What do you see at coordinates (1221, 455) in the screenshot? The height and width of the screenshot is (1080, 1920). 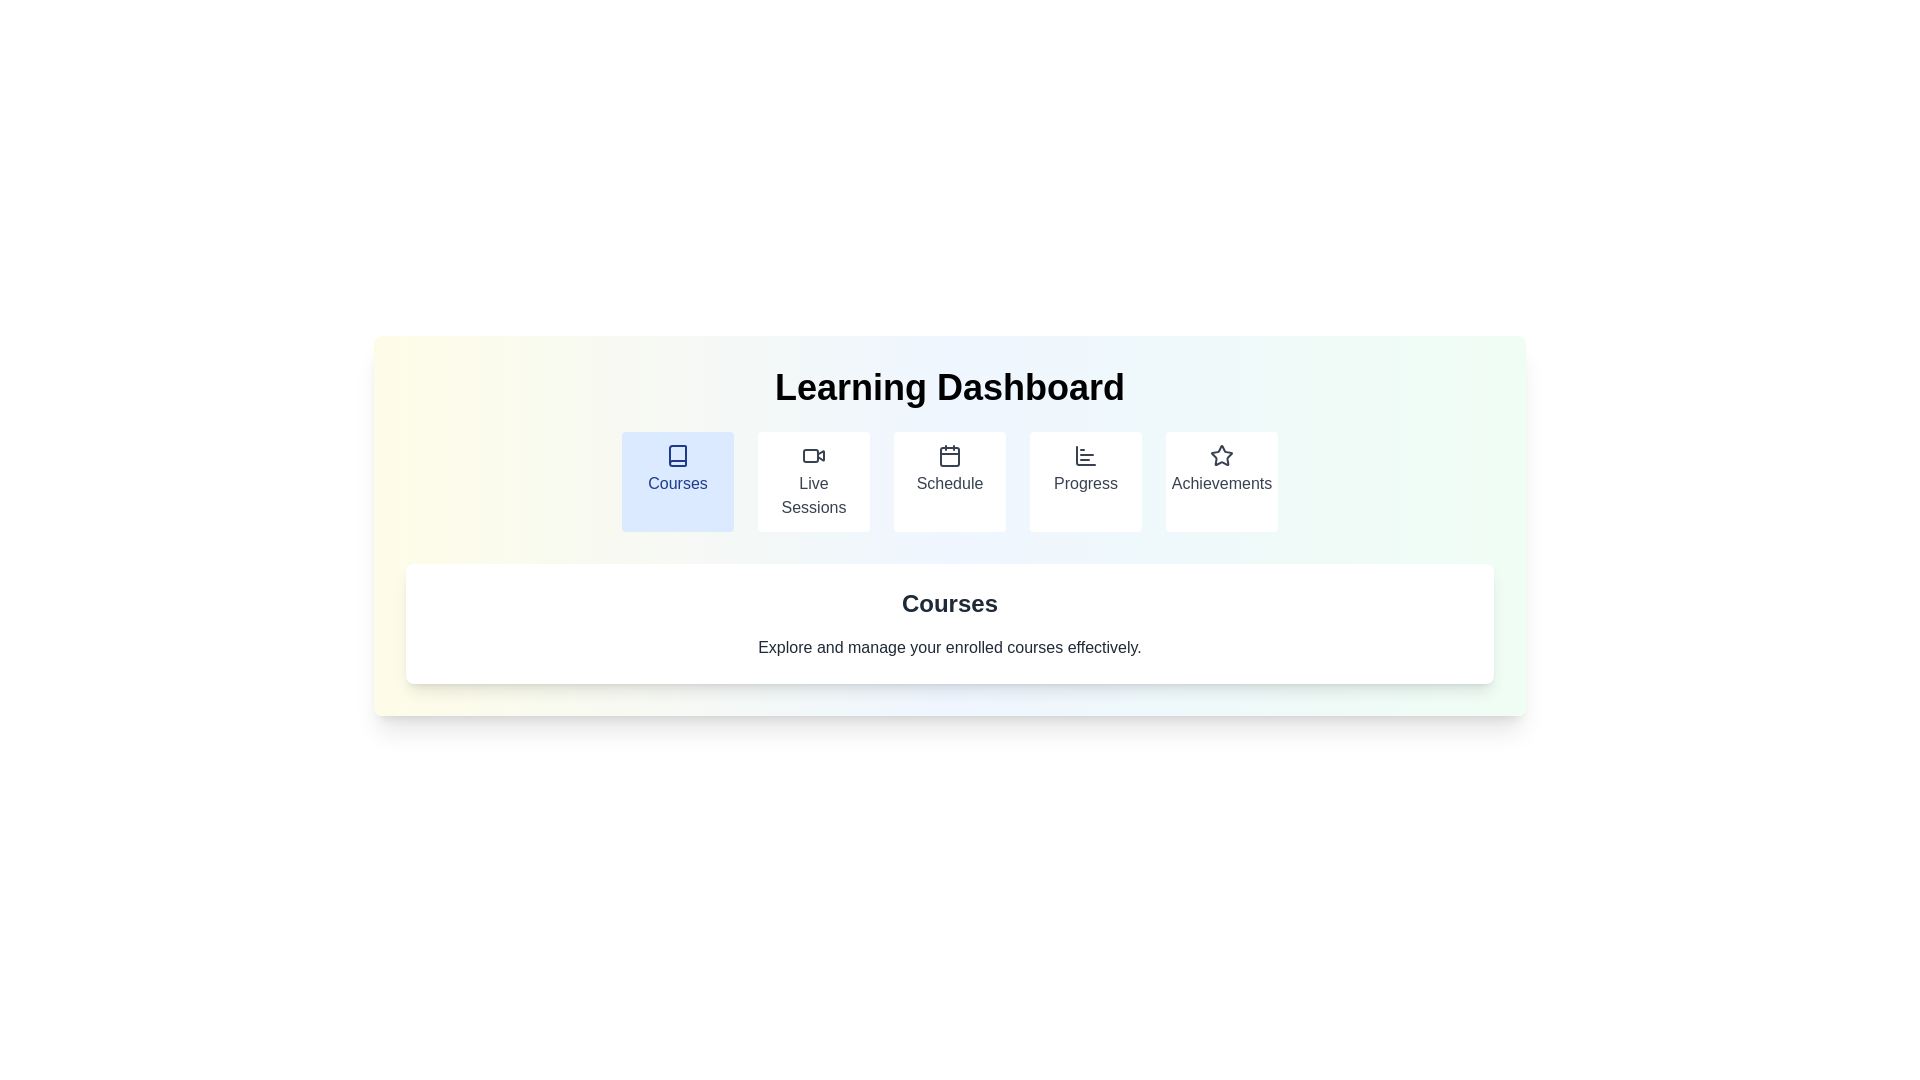 I see `the star outline icon representing the 'Achievements' section in the top navigation menu of the 'Learning Dashboard'` at bounding box center [1221, 455].